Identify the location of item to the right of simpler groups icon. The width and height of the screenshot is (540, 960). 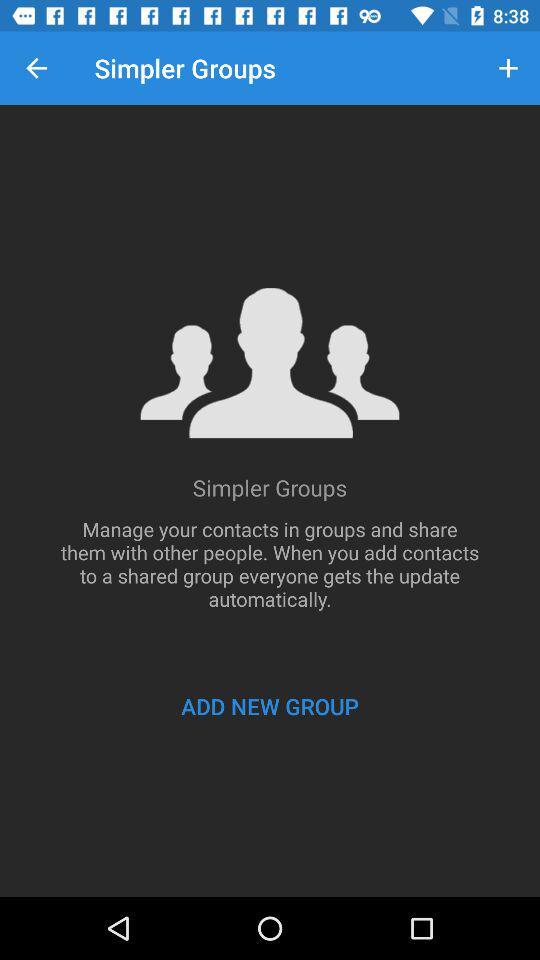
(508, 68).